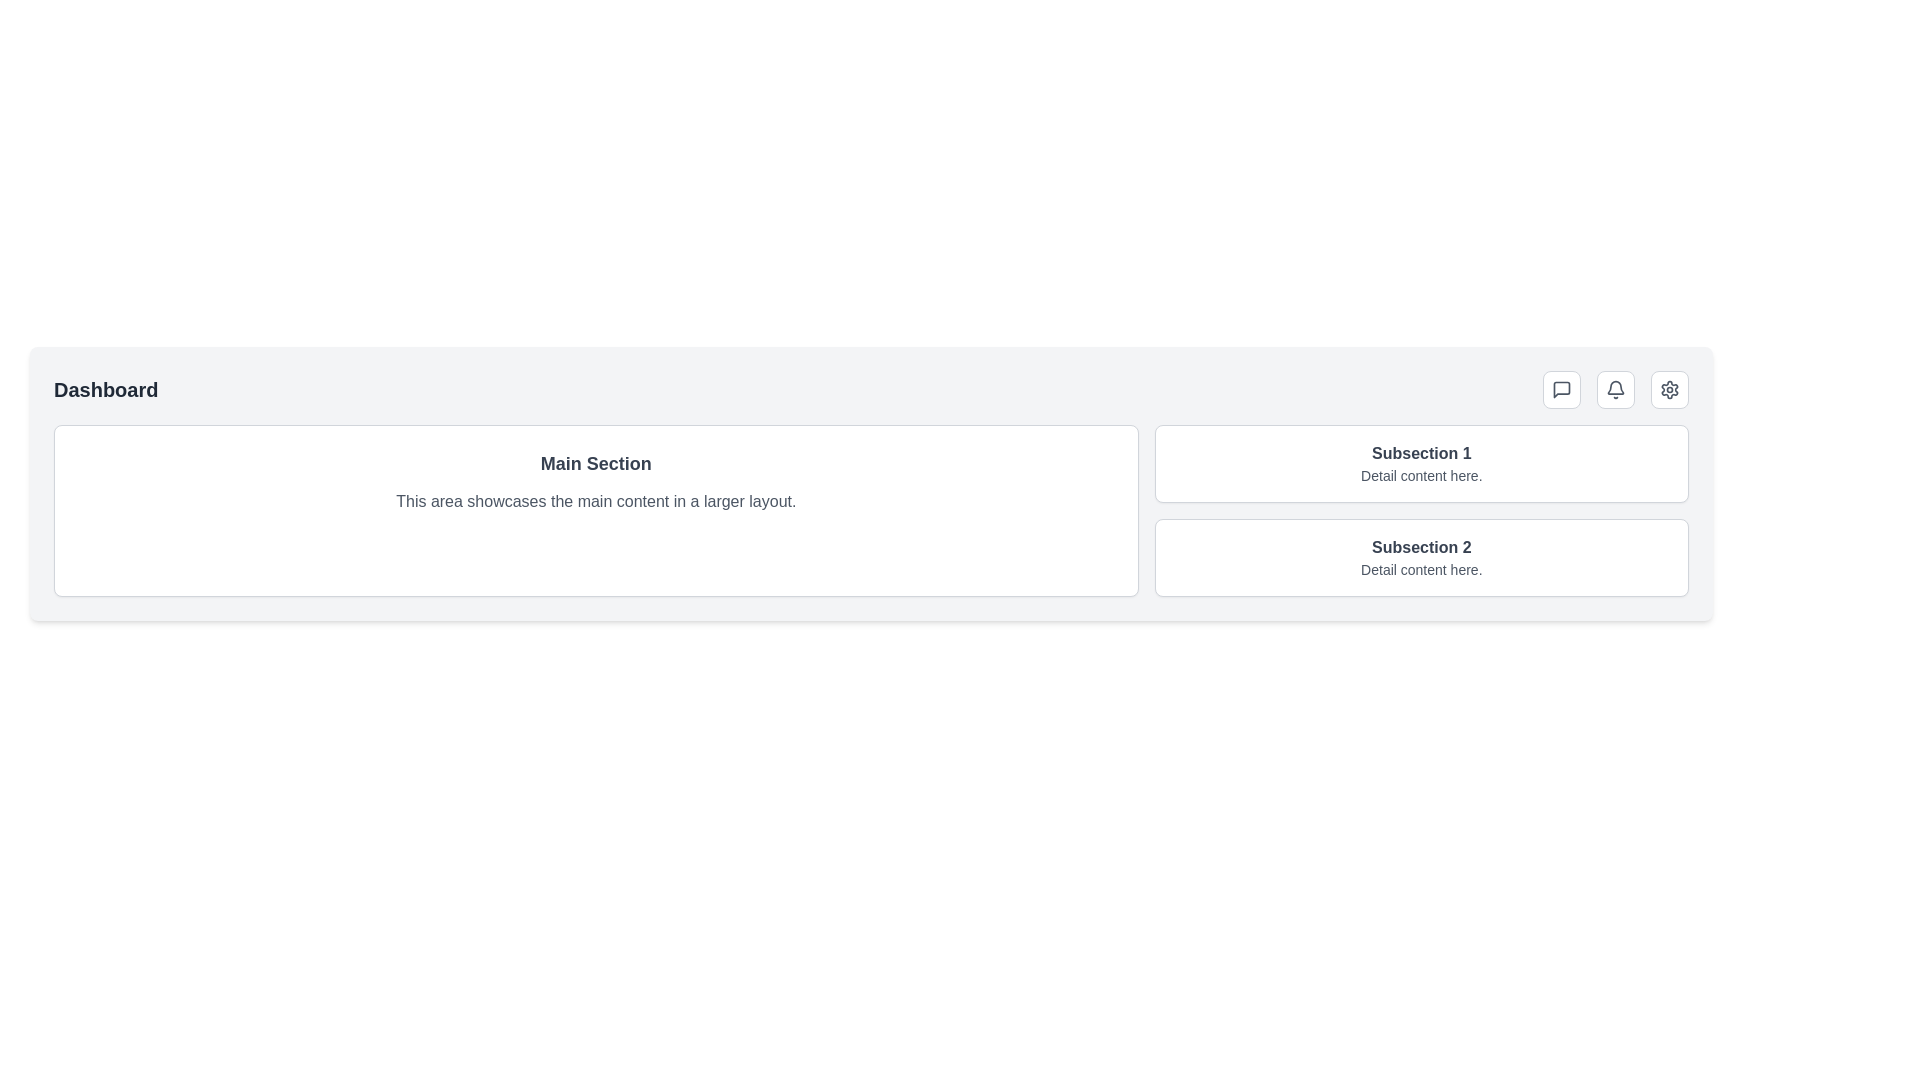 The width and height of the screenshot is (1920, 1080). I want to click on the gear icon located on the right side of the dashboard header, so click(1670, 389).